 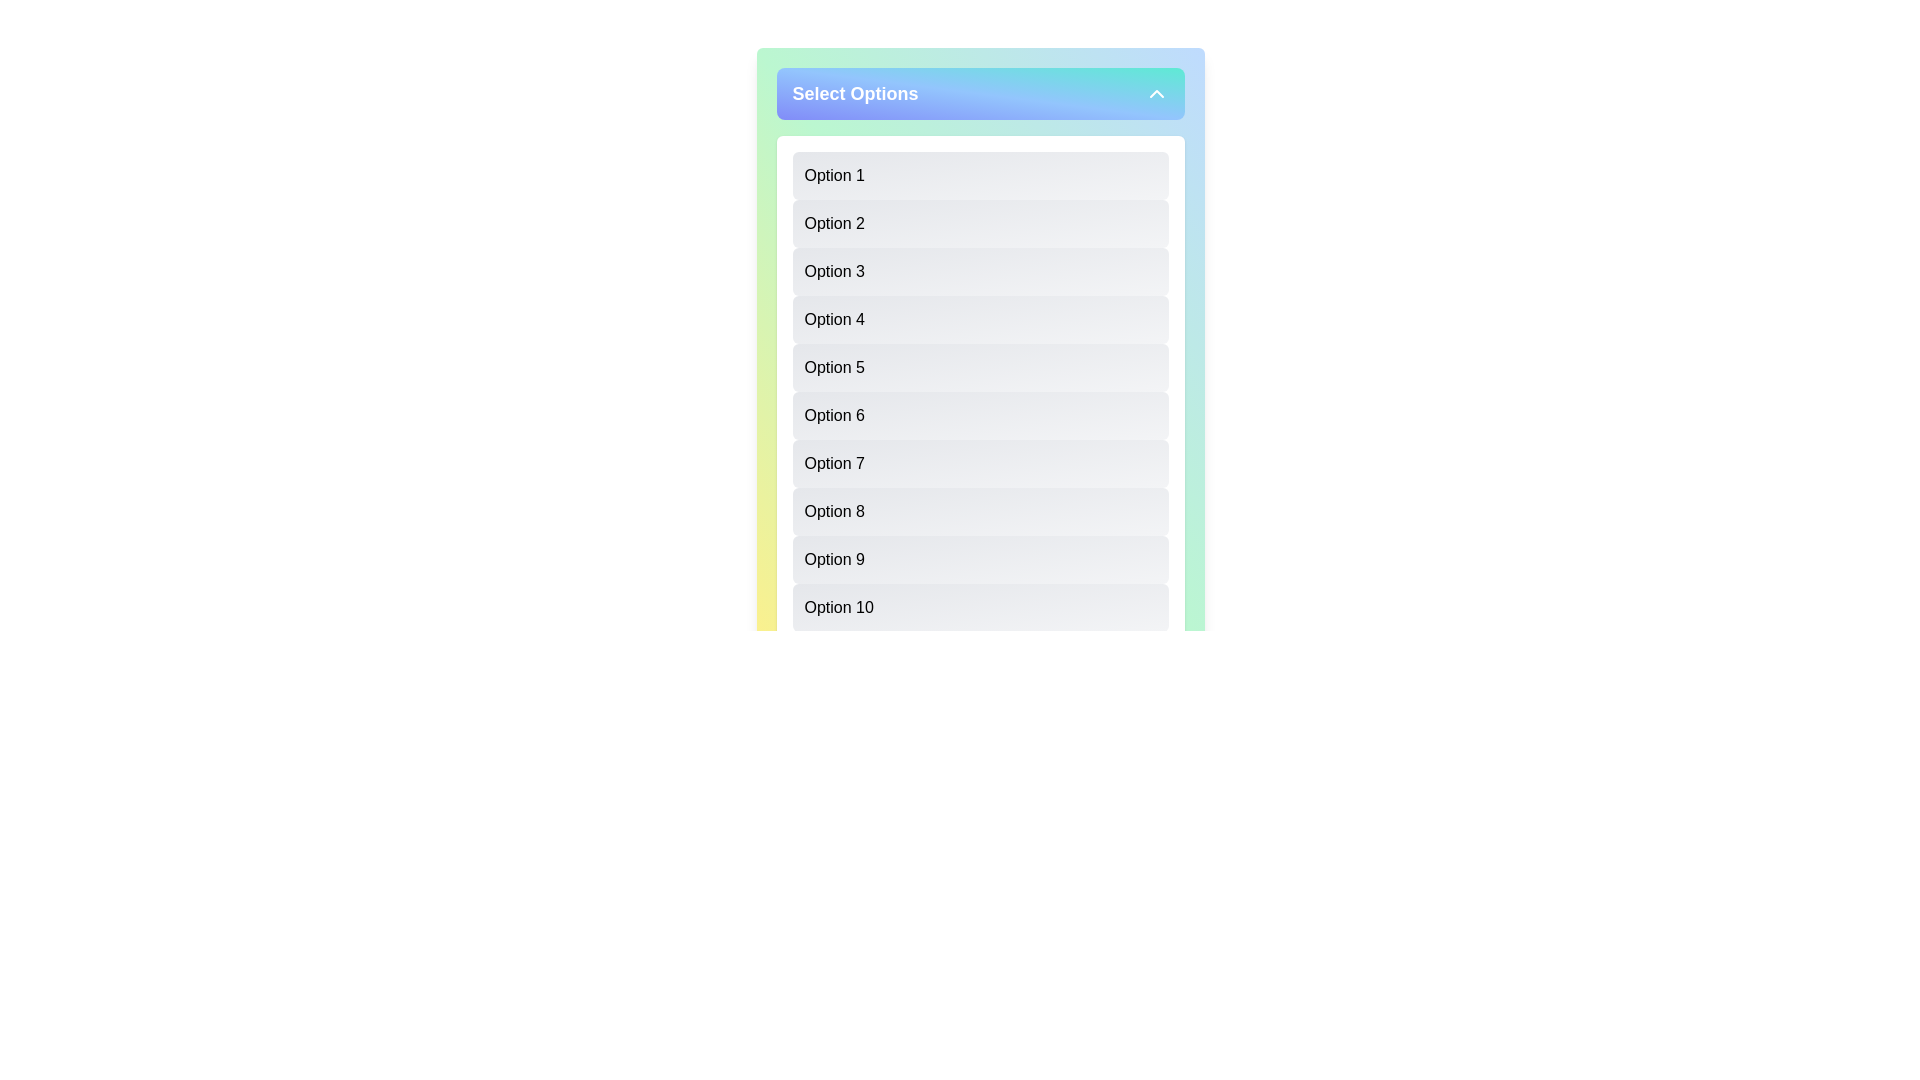 What do you see at coordinates (834, 511) in the screenshot?
I see `the eighth option in the vertically stacked menu` at bounding box center [834, 511].